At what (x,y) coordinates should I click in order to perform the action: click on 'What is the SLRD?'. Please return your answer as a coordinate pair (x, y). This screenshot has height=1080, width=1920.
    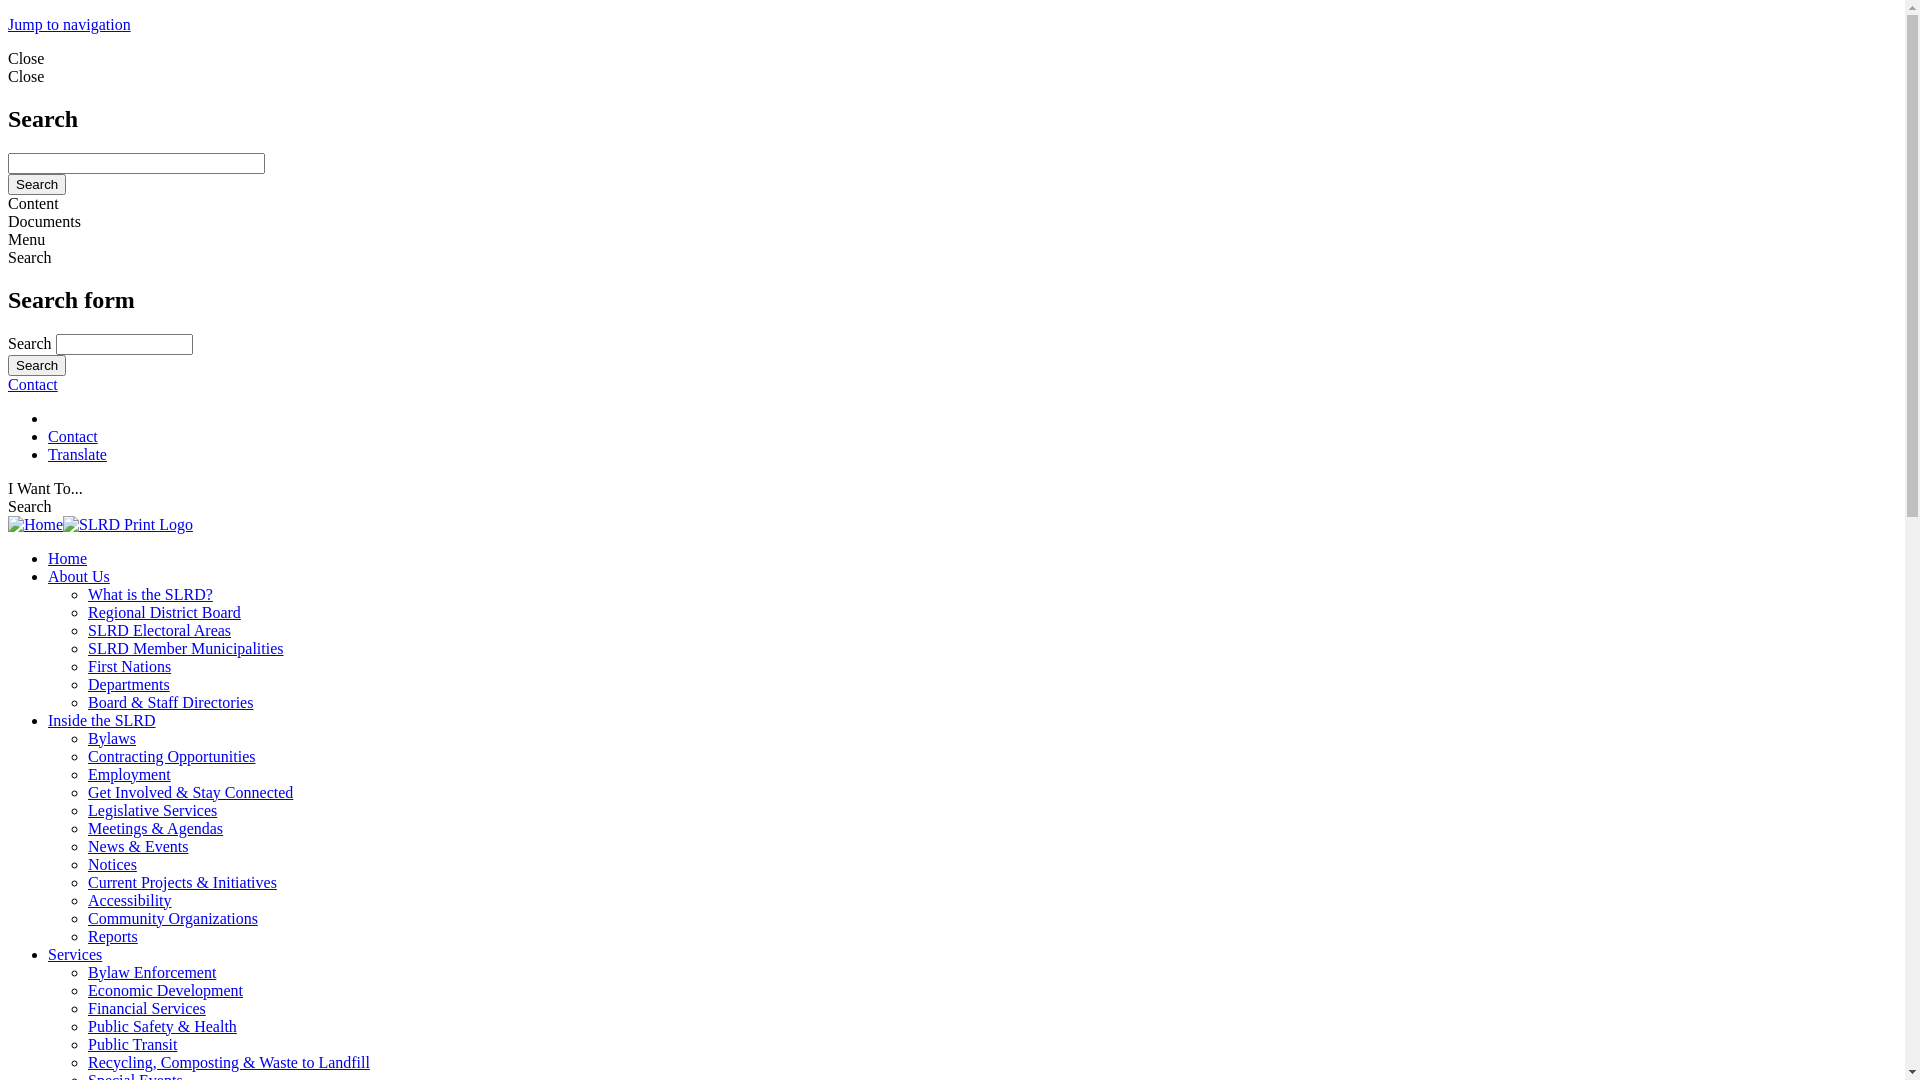
    Looking at the image, I should click on (149, 593).